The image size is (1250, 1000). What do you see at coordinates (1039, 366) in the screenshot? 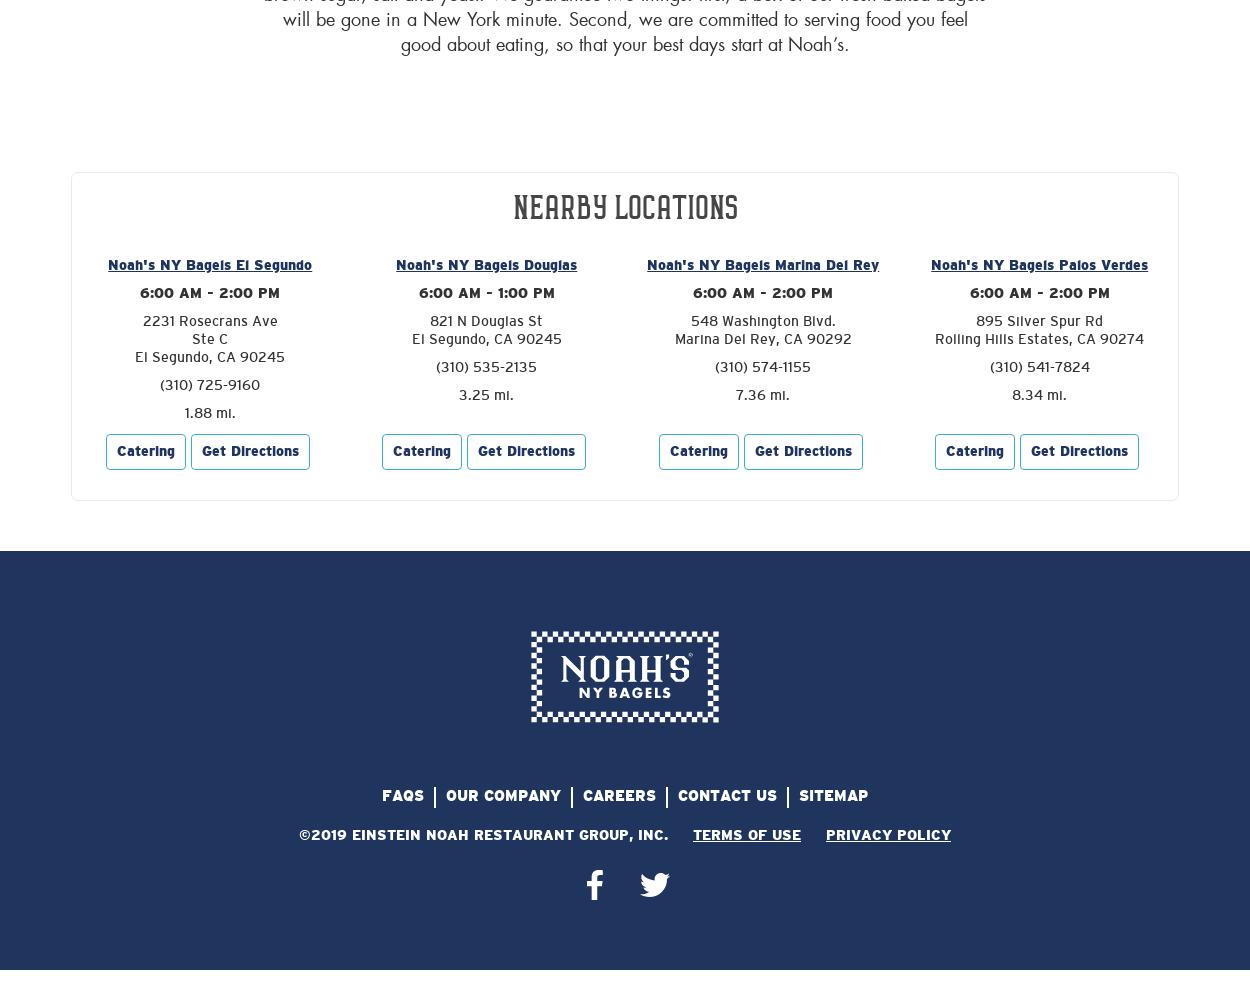
I see `'(310) 541-7824'` at bounding box center [1039, 366].